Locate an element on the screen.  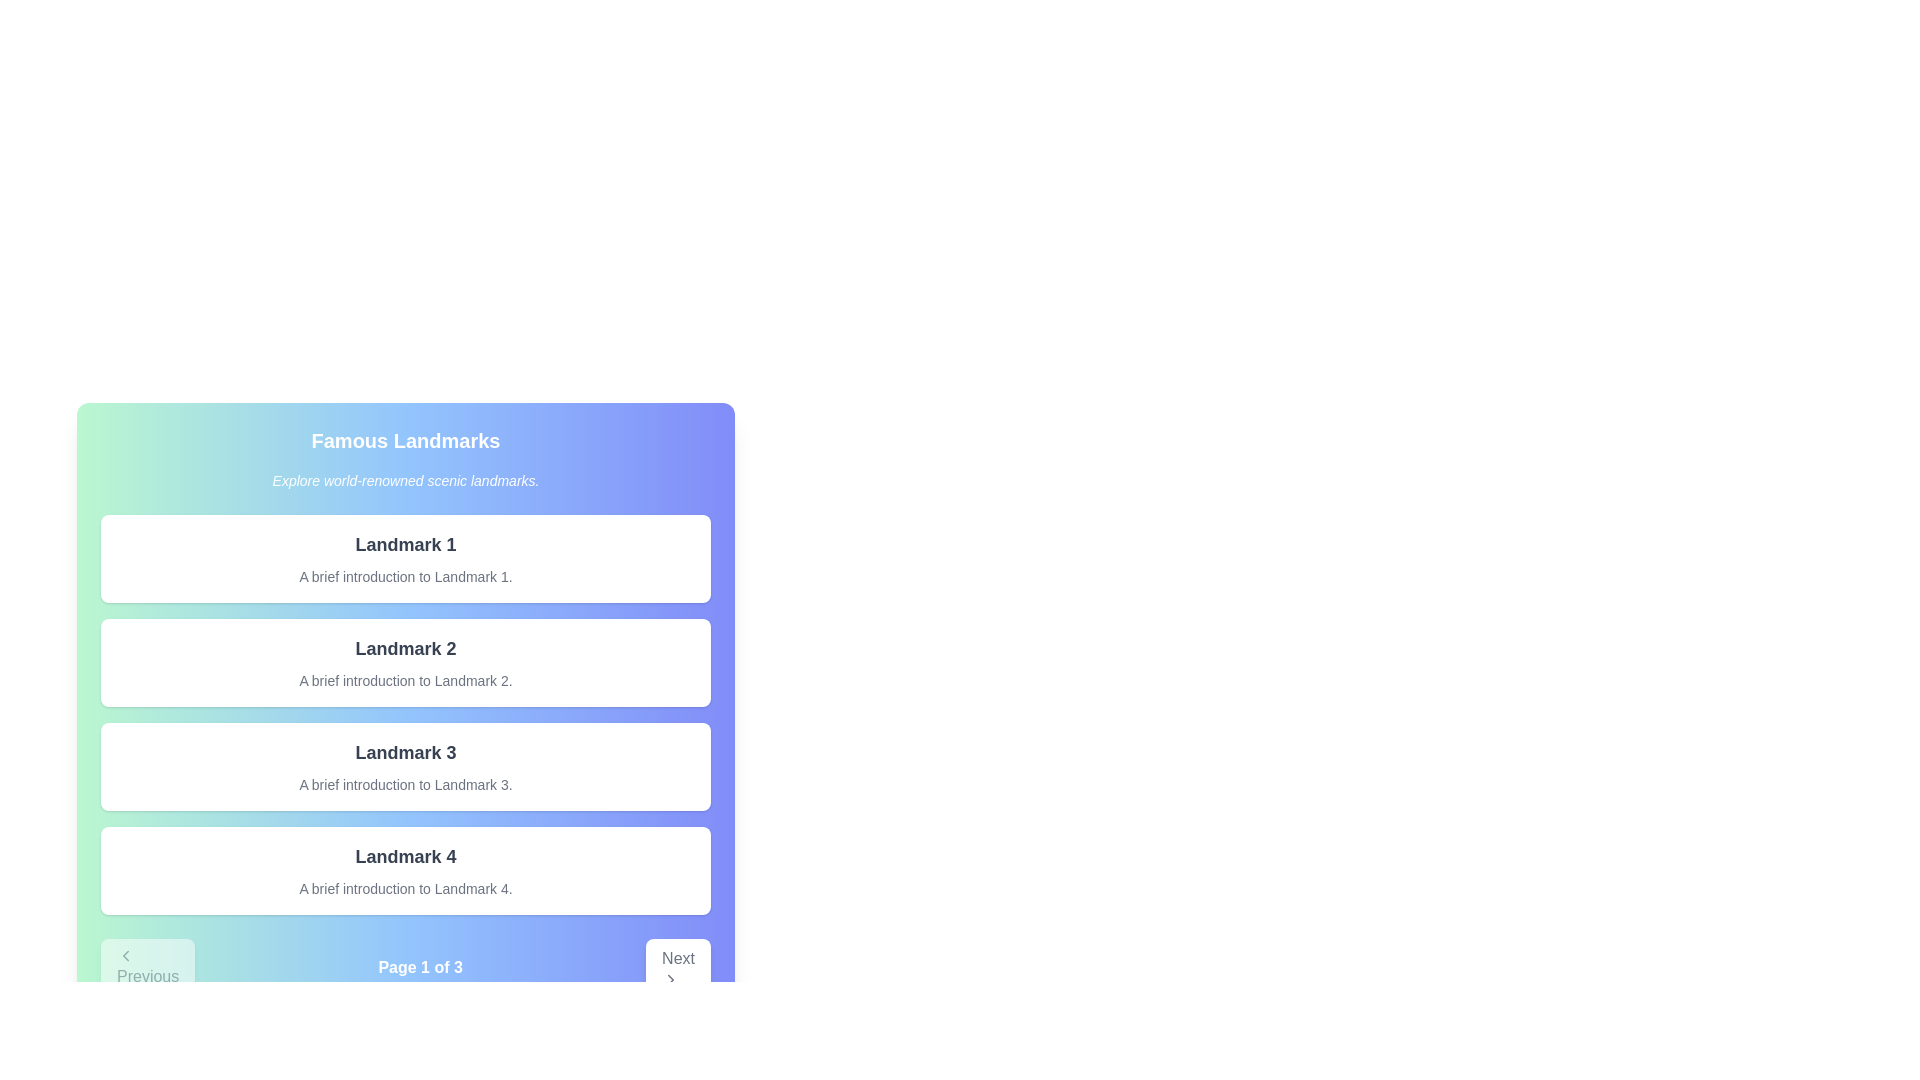
the rightward chevron arrow icon with a gray stroke outline, located at the bottom-right corner of the interface within the 'Next' button is located at coordinates (671, 978).